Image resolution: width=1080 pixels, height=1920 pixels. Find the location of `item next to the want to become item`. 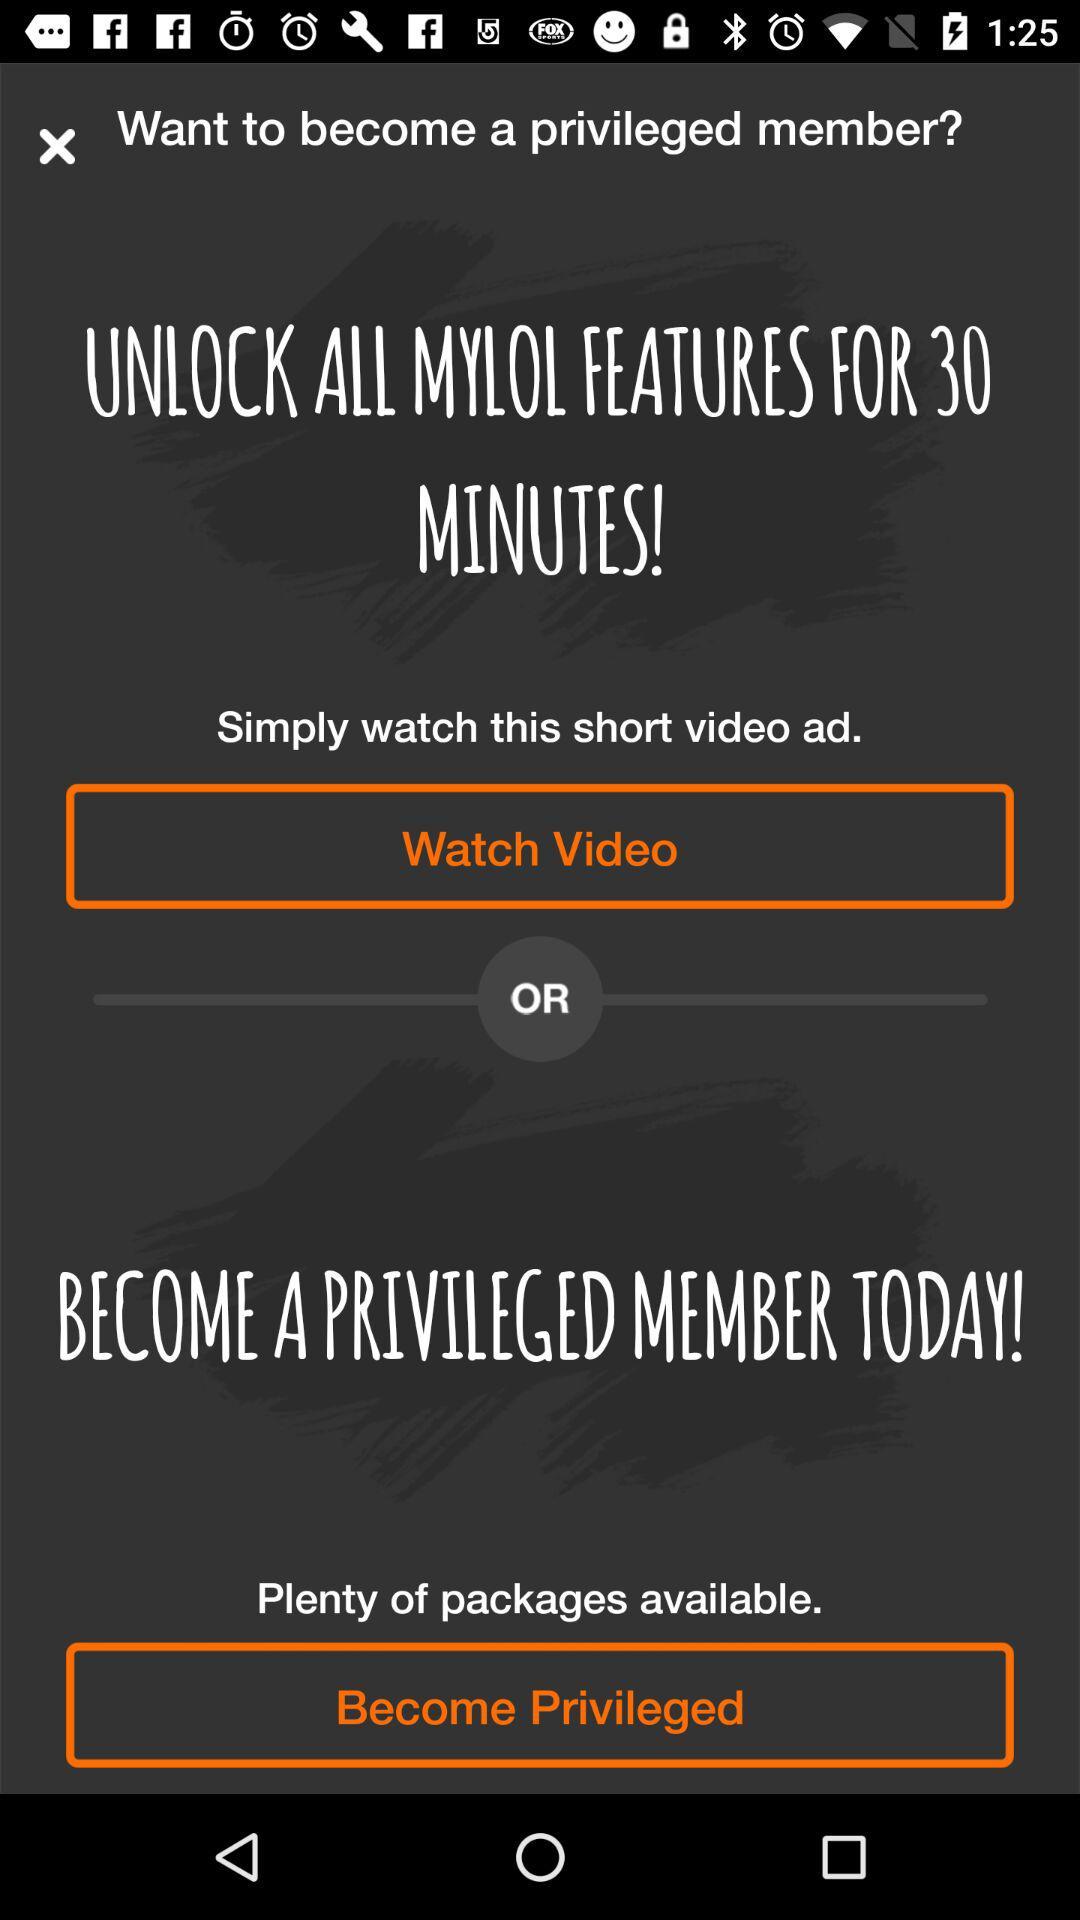

item next to the want to become item is located at coordinates (56, 145).